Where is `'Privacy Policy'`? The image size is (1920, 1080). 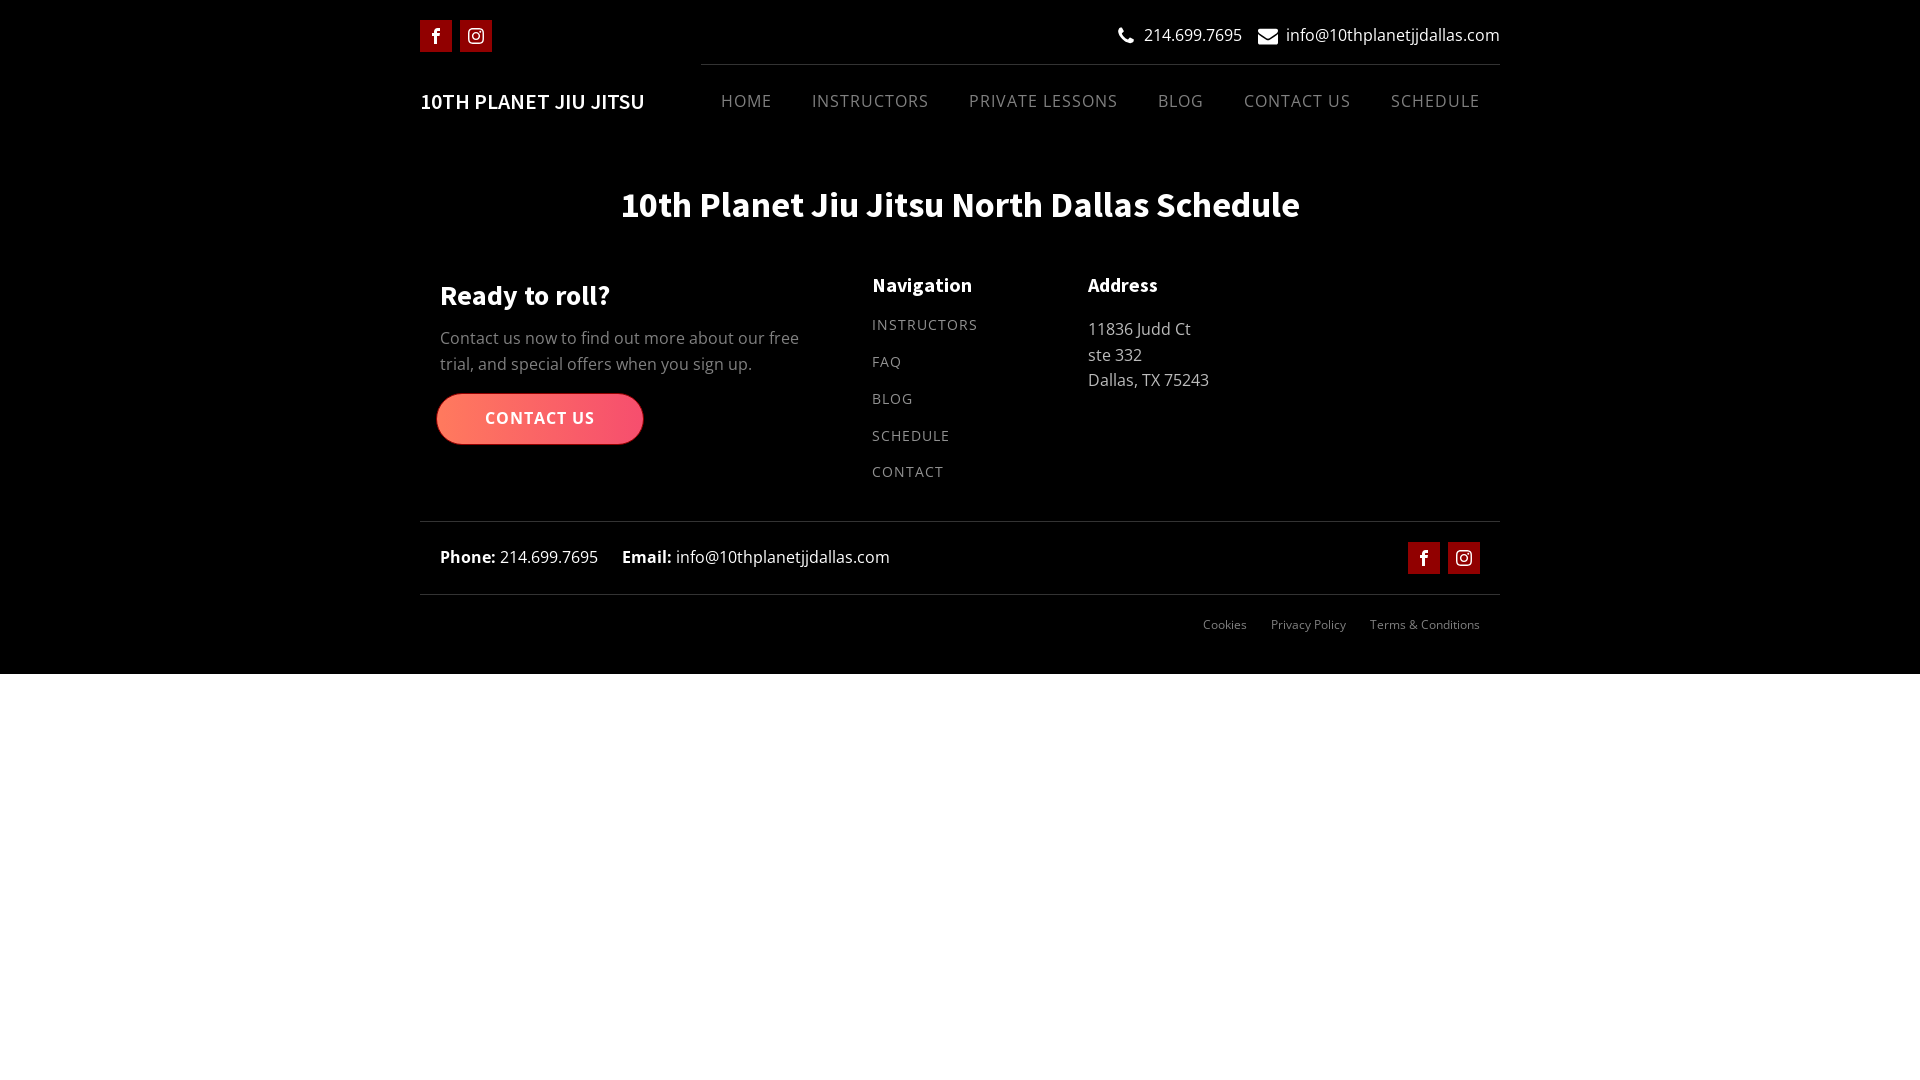 'Privacy Policy' is located at coordinates (1308, 623).